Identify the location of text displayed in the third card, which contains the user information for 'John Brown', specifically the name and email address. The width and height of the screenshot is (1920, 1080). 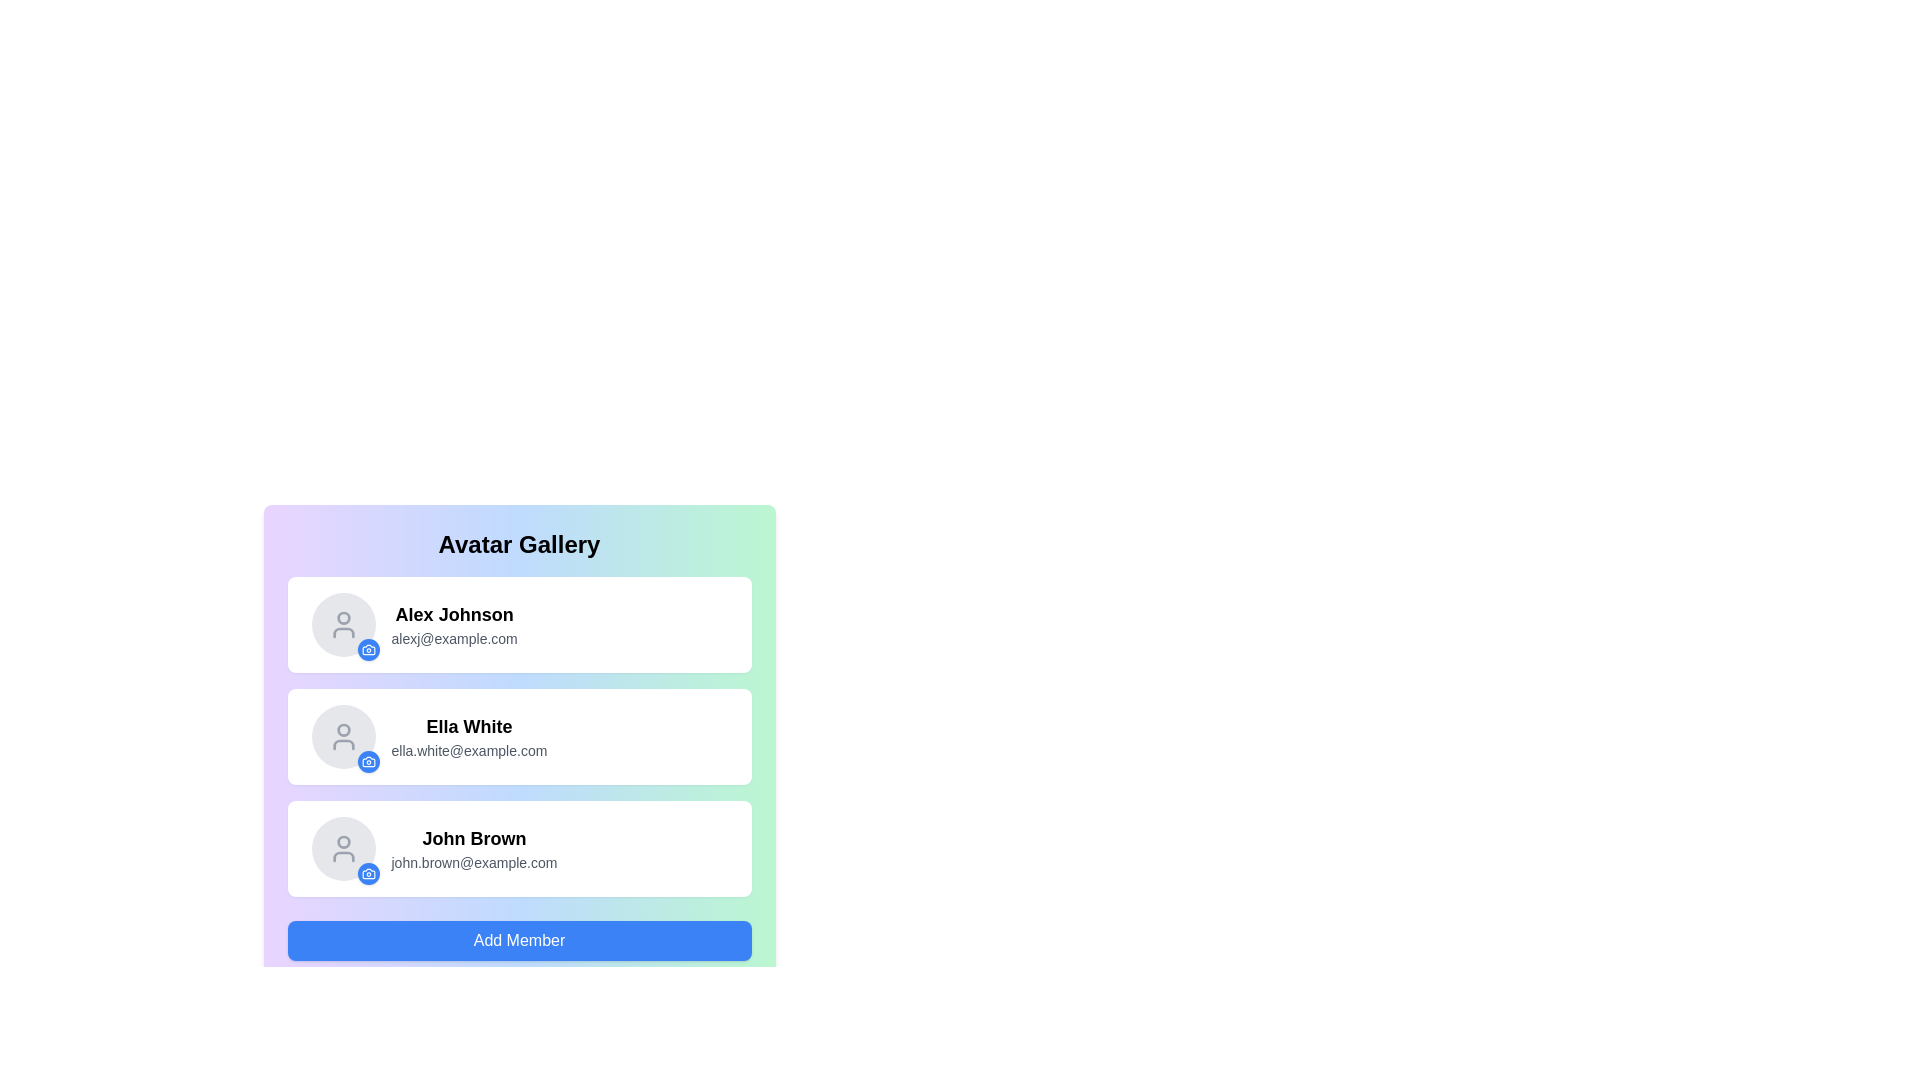
(473, 848).